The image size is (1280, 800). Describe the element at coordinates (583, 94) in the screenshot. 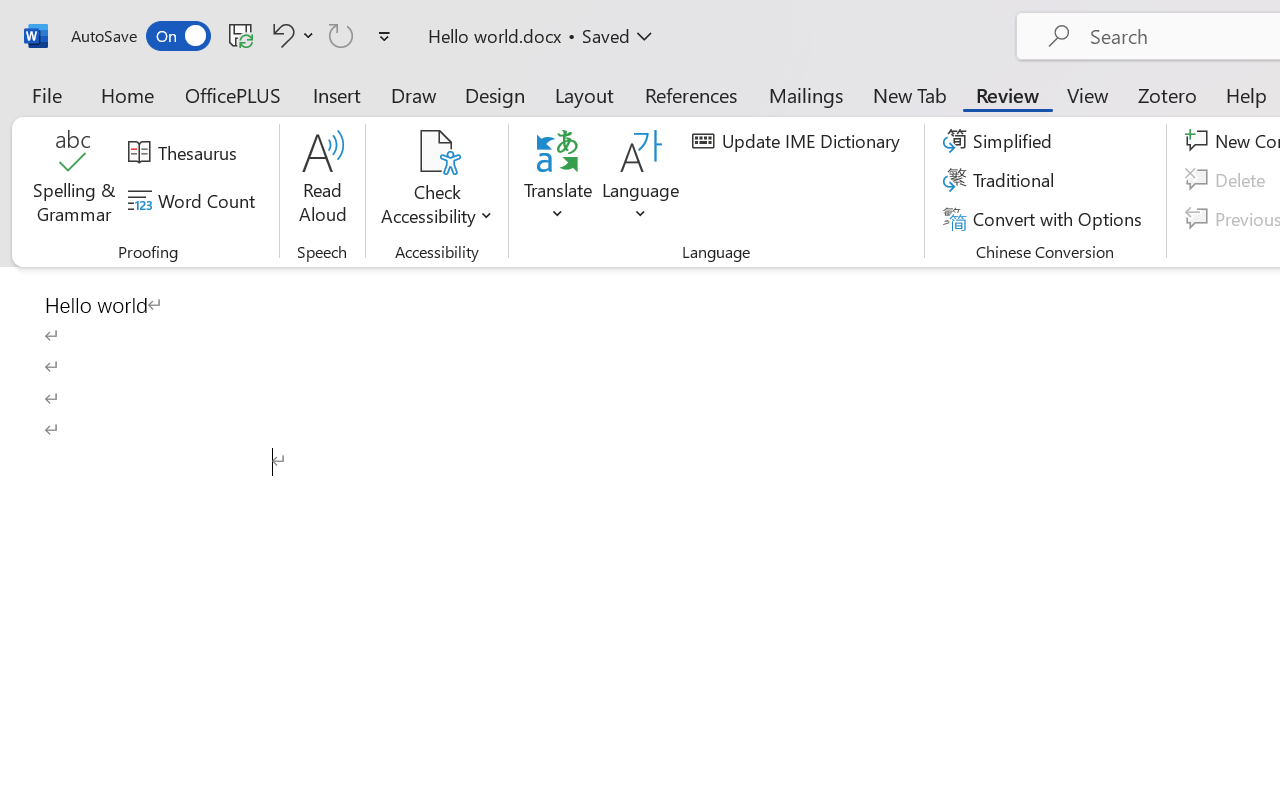

I see `'Layout'` at that location.